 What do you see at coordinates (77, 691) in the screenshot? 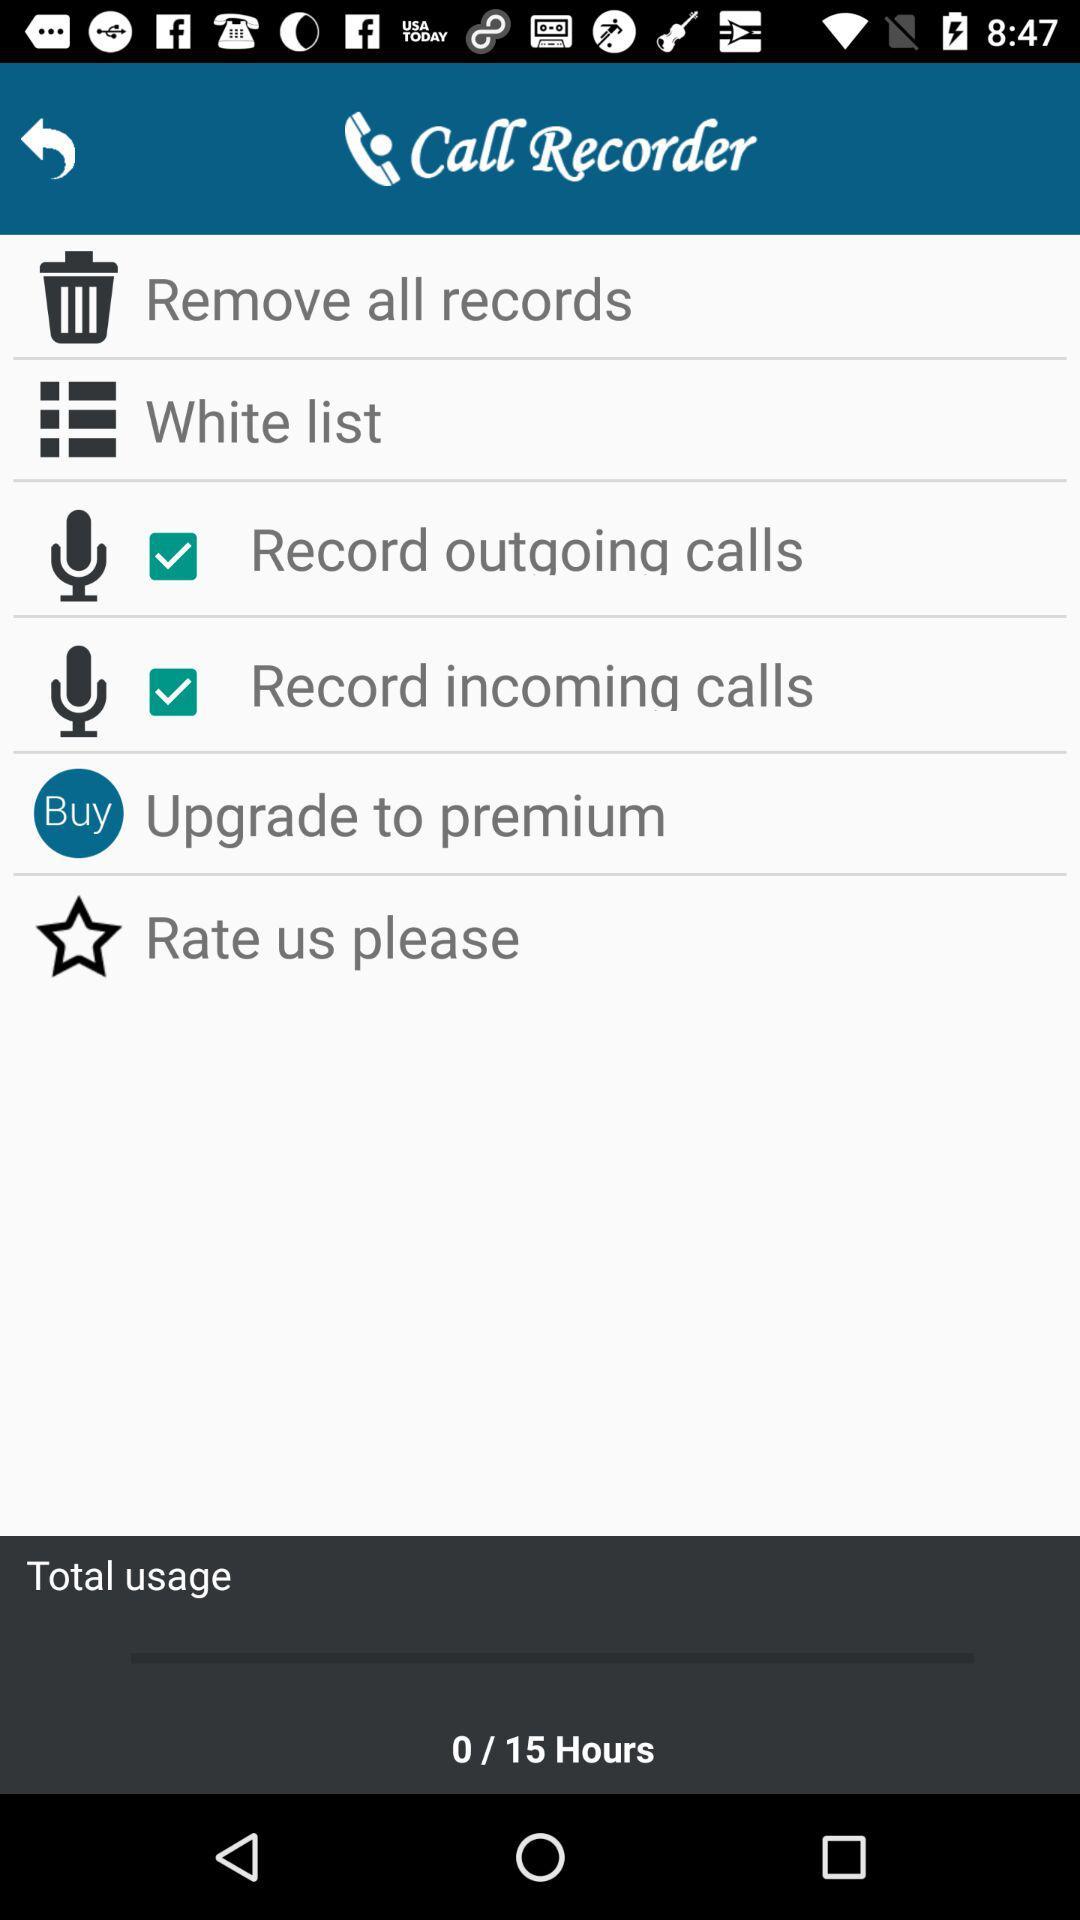
I see `undo your chocie` at bounding box center [77, 691].